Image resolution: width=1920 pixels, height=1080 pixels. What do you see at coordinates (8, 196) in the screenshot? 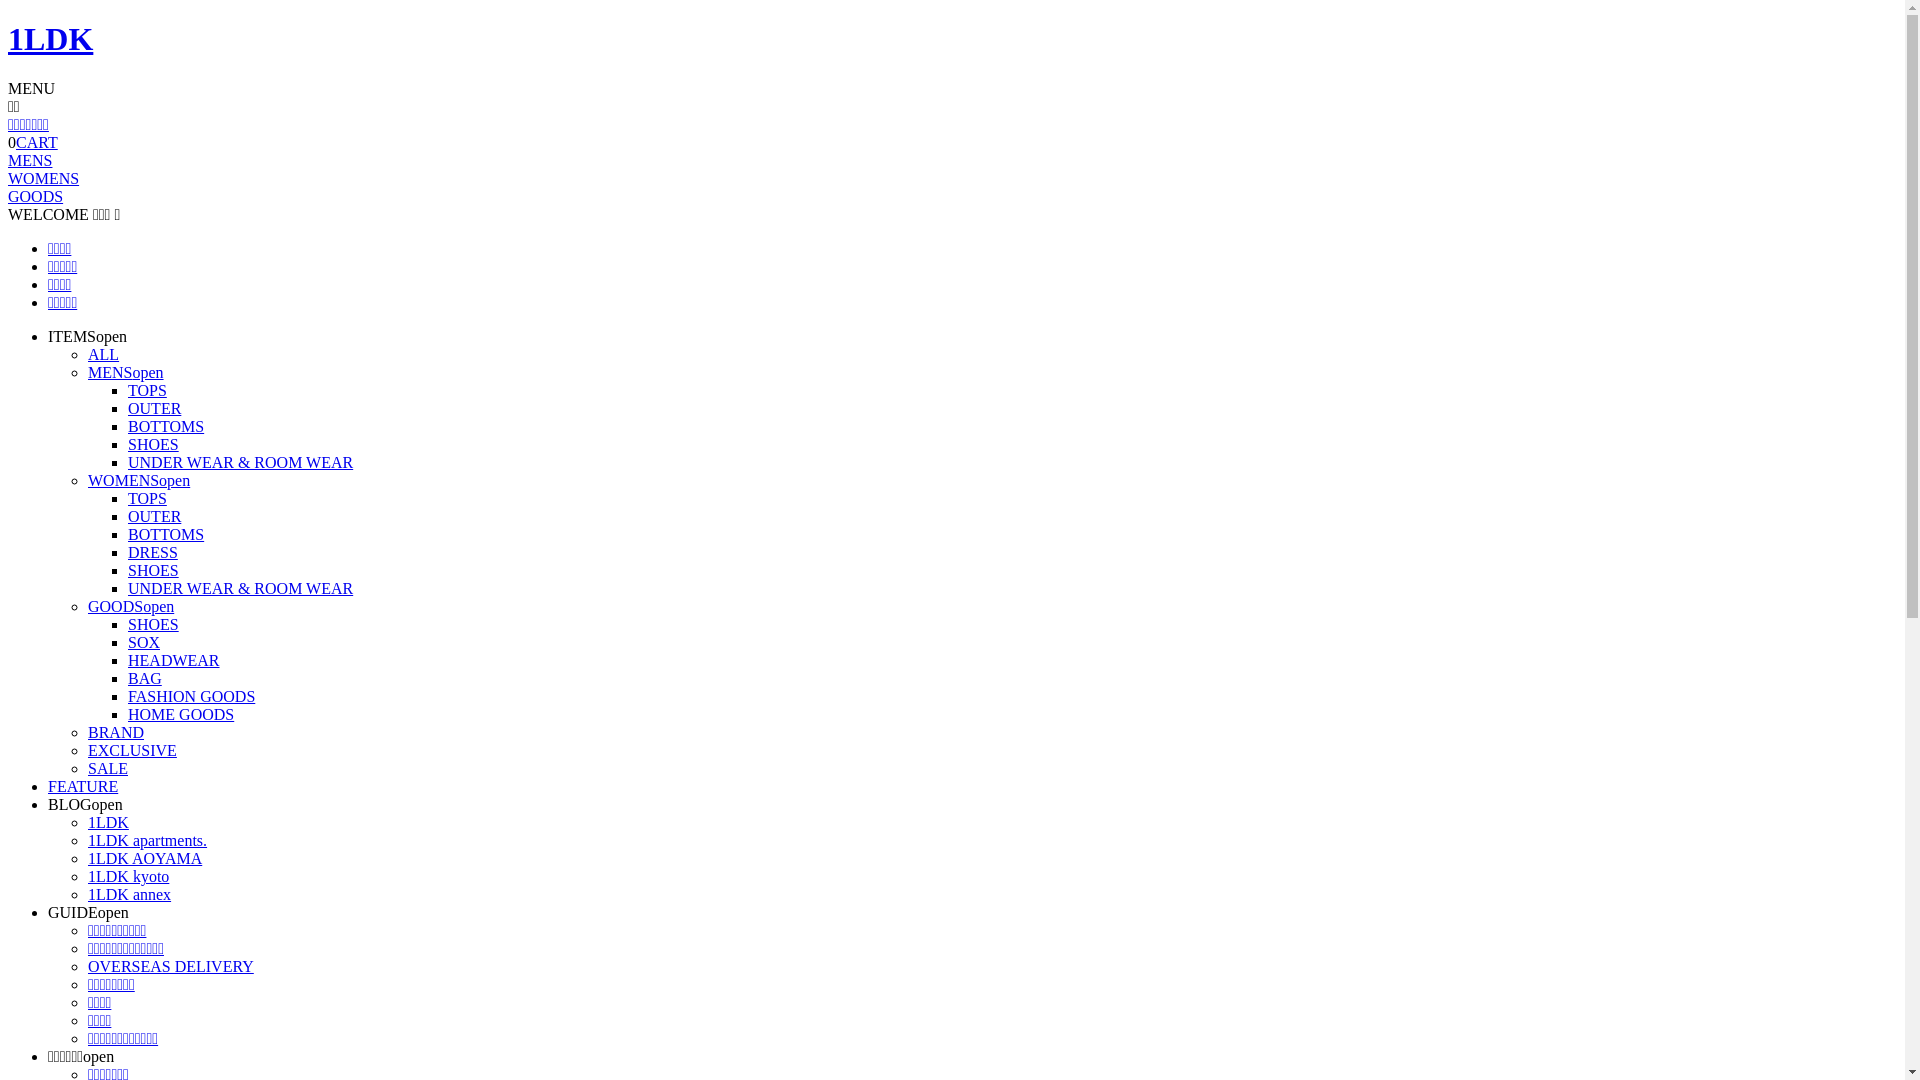
I see `'GOODS'` at bounding box center [8, 196].